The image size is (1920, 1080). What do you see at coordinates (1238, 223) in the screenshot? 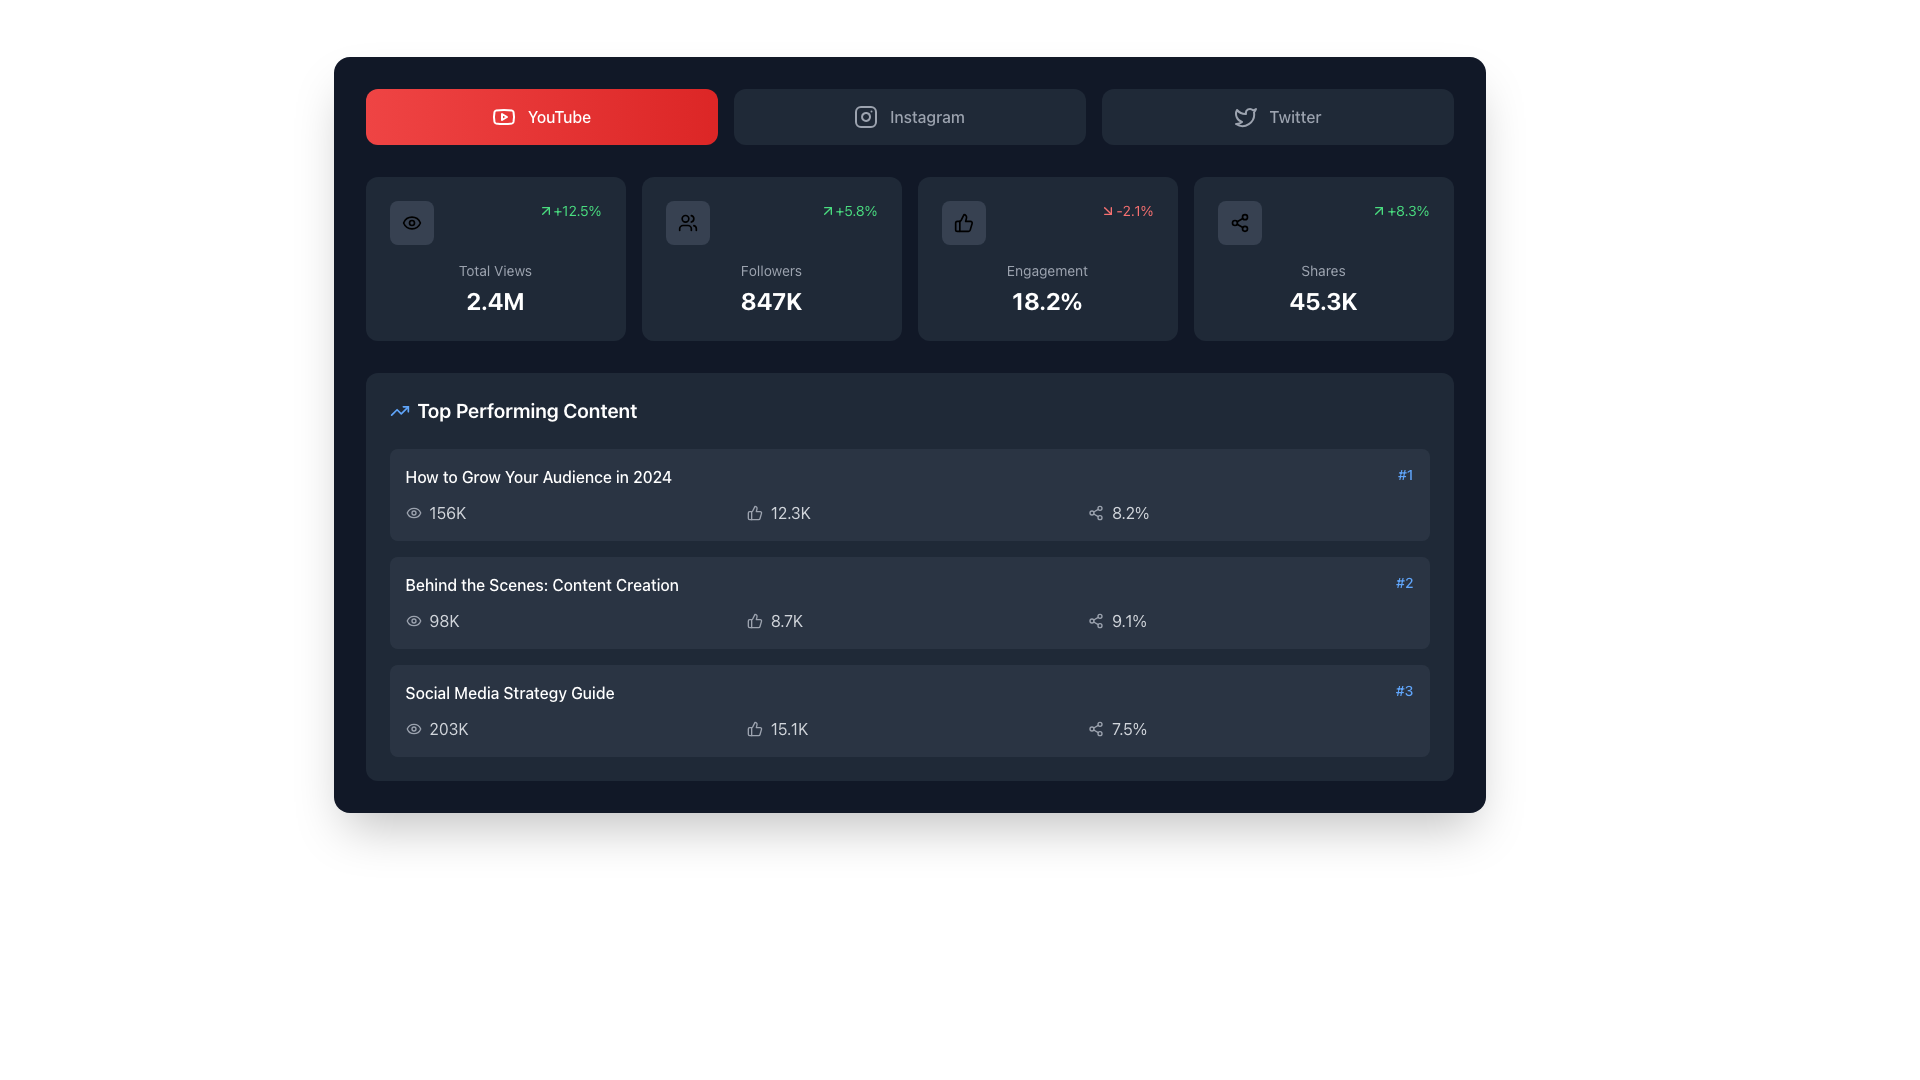
I see `the sharing icon` at bounding box center [1238, 223].